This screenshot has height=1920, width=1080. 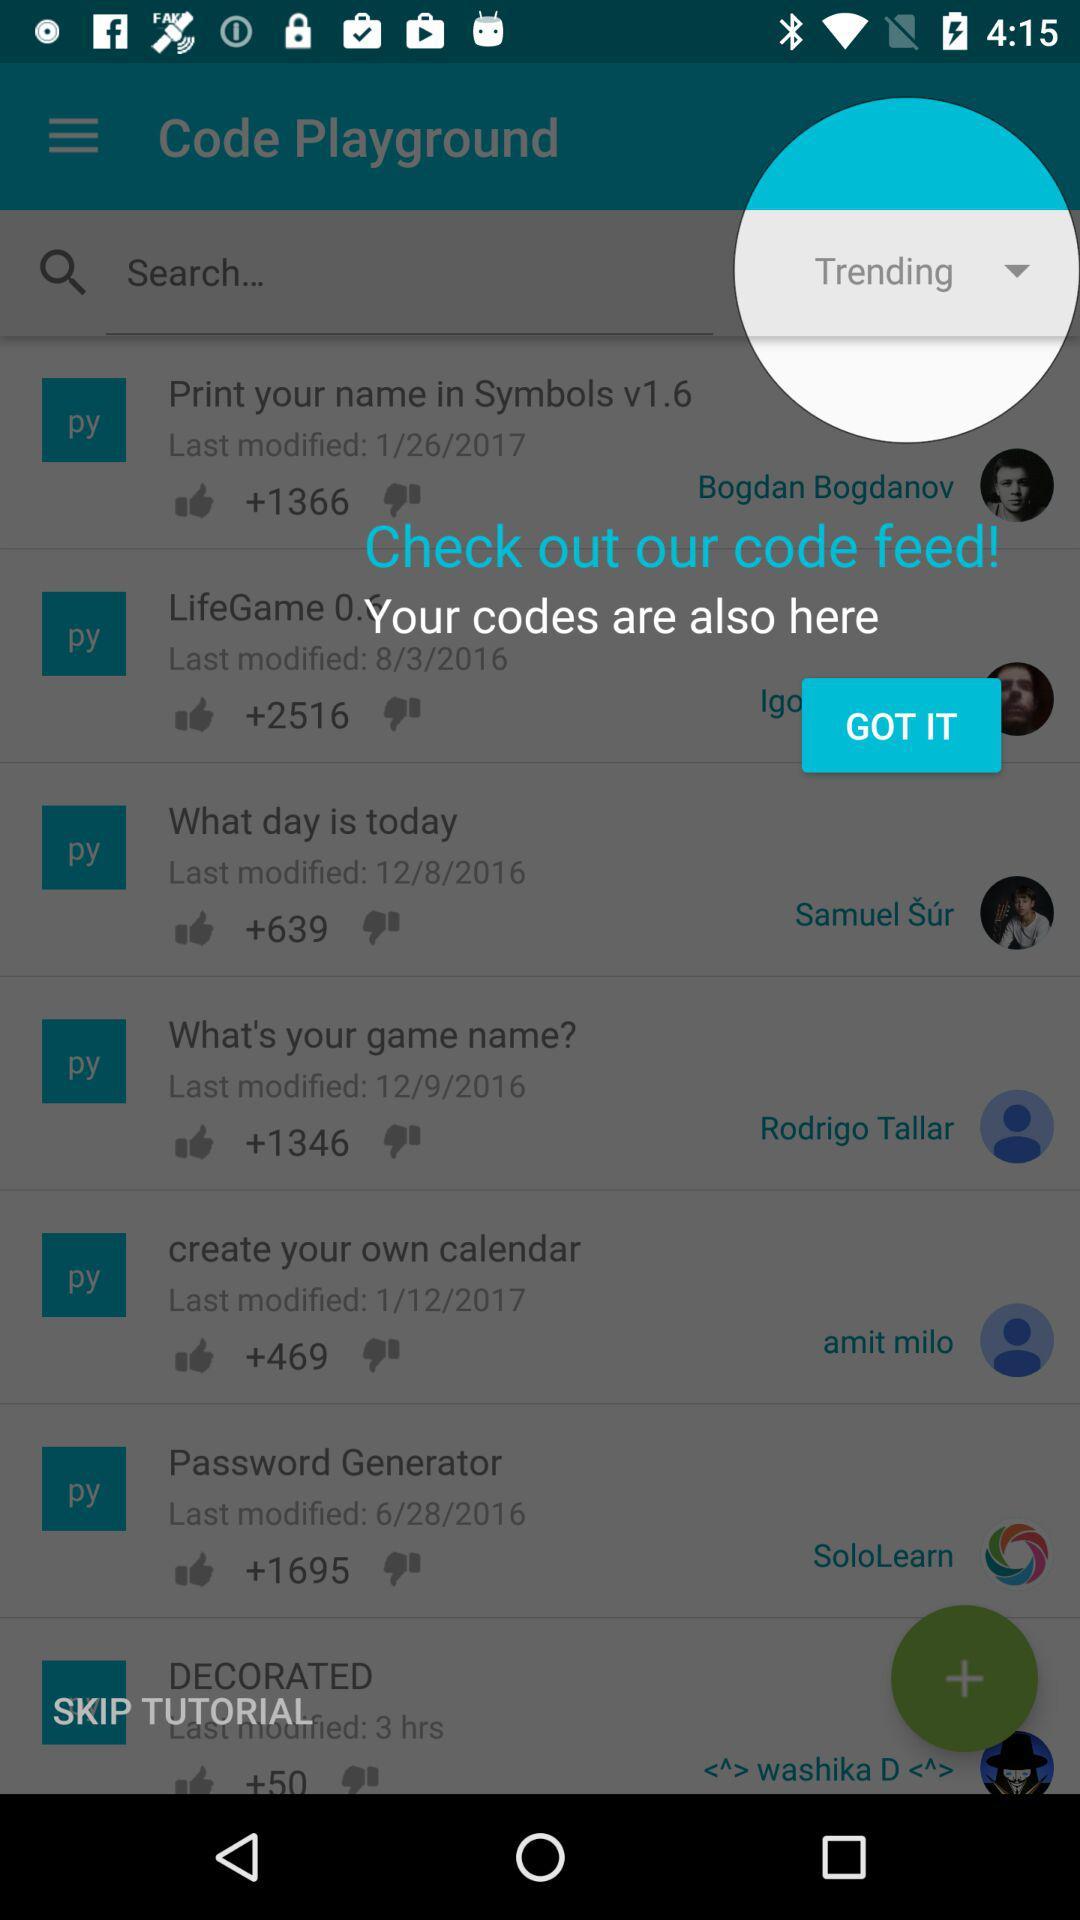 What do you see at coordinates (963, 1678) in the screenshot?
I see `decorated option` at bounding box center [963, 1678].